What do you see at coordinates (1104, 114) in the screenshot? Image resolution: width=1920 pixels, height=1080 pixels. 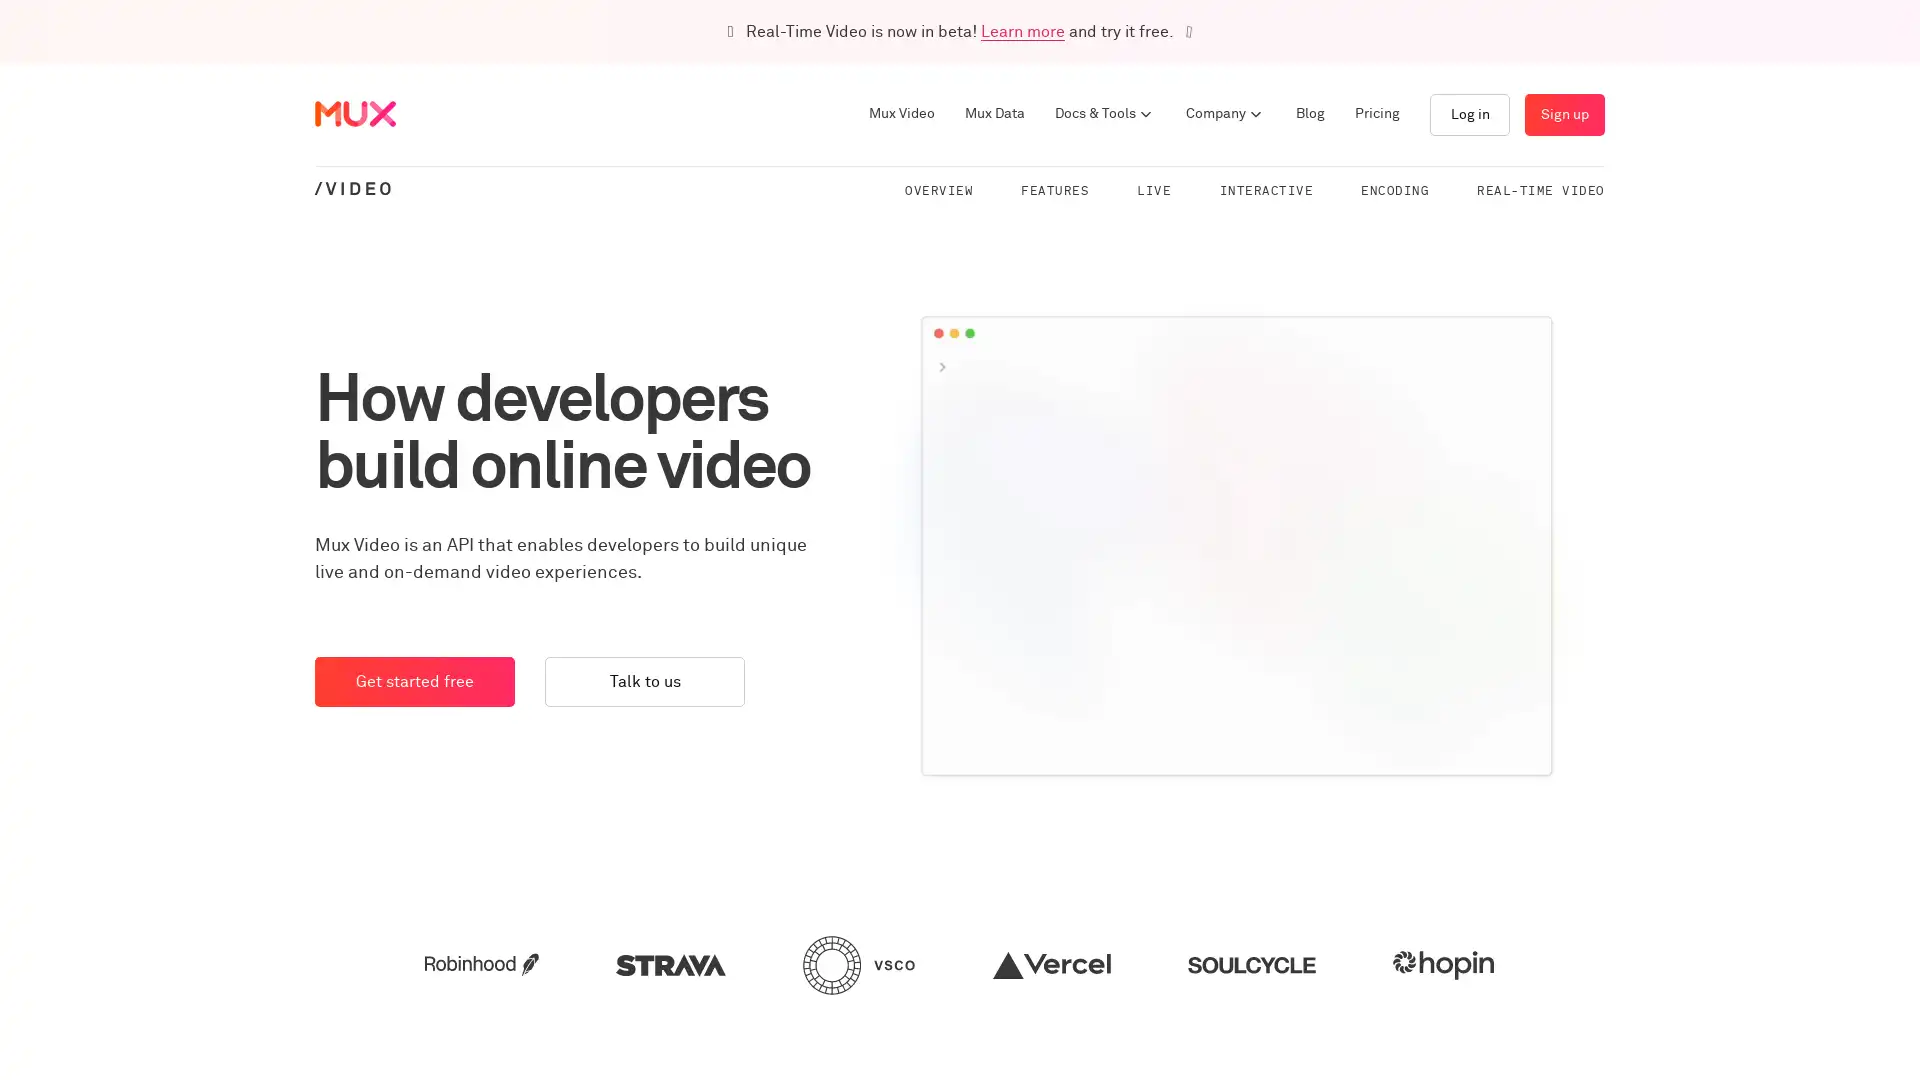 I see `Docs & Tools` at bounding box center [1104, 114].